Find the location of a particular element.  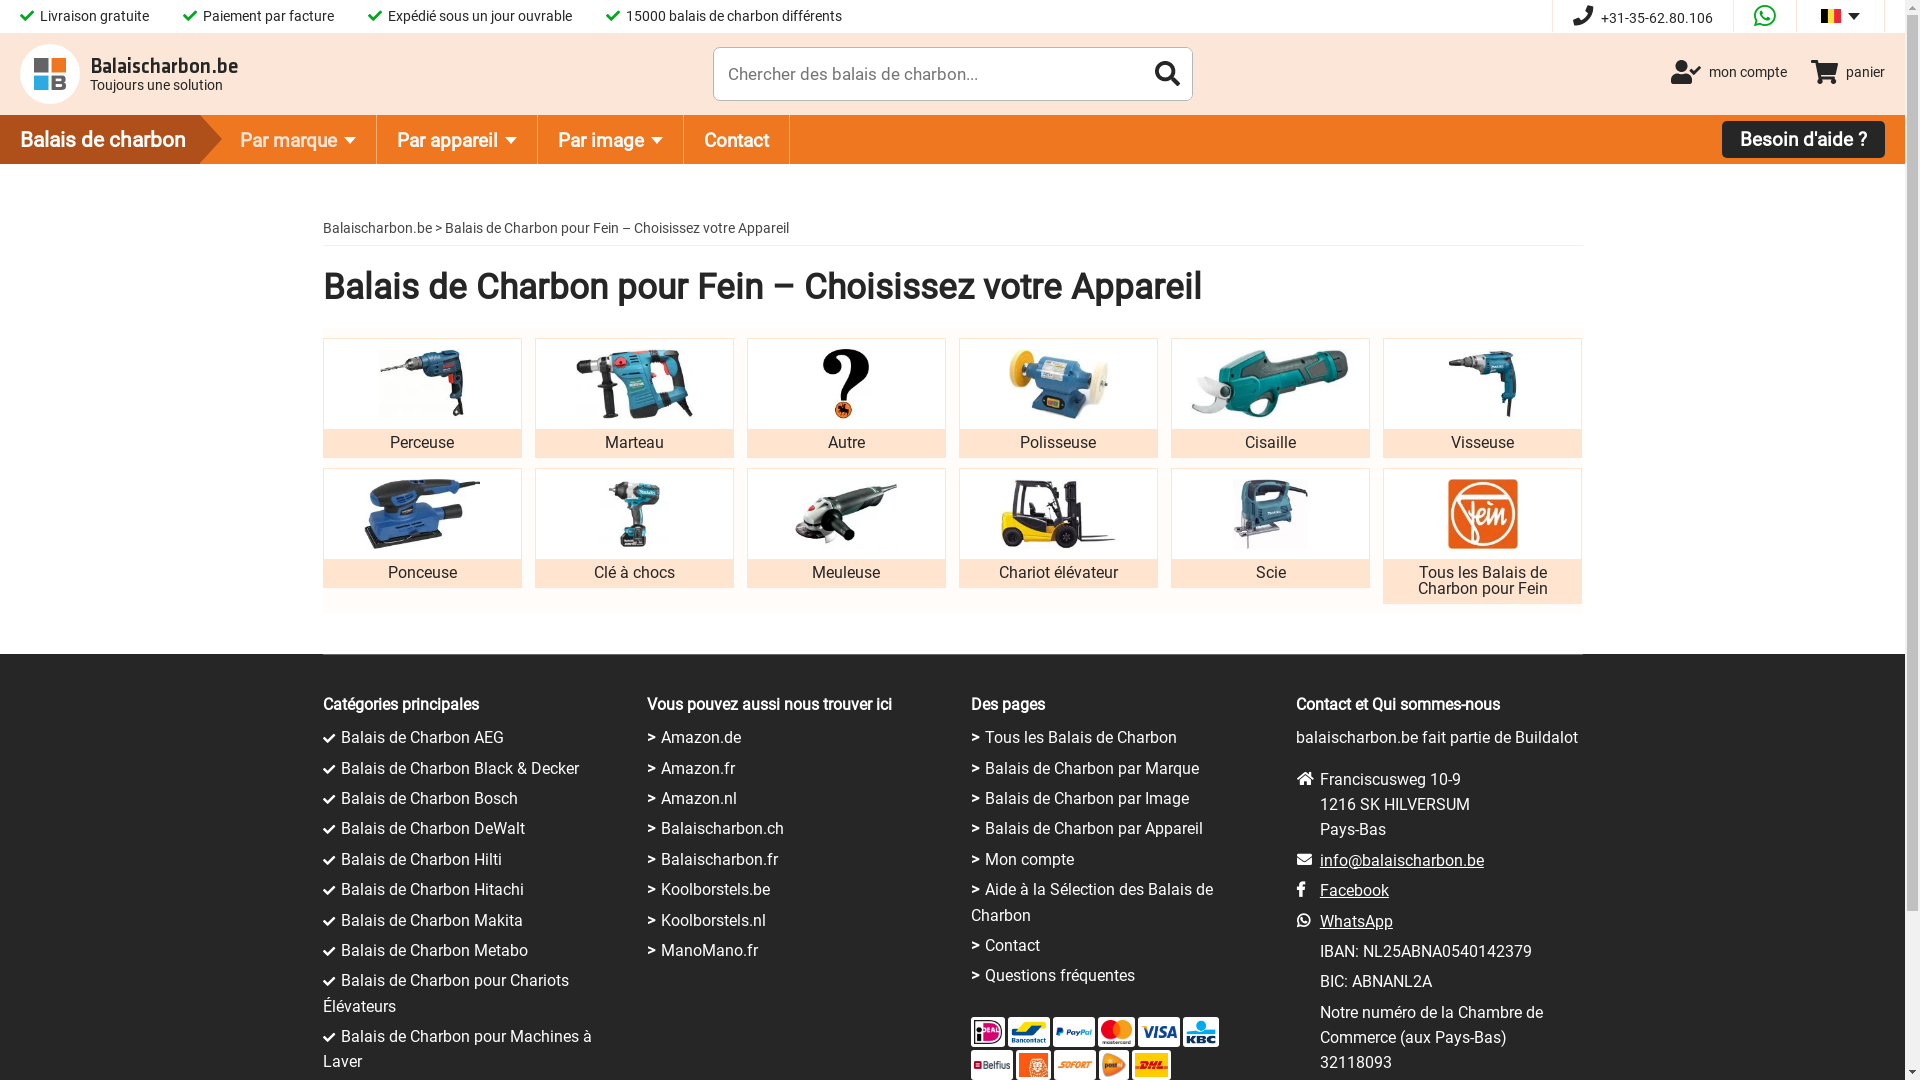

'Amazon.fr' is located at coordinates (661, 767).